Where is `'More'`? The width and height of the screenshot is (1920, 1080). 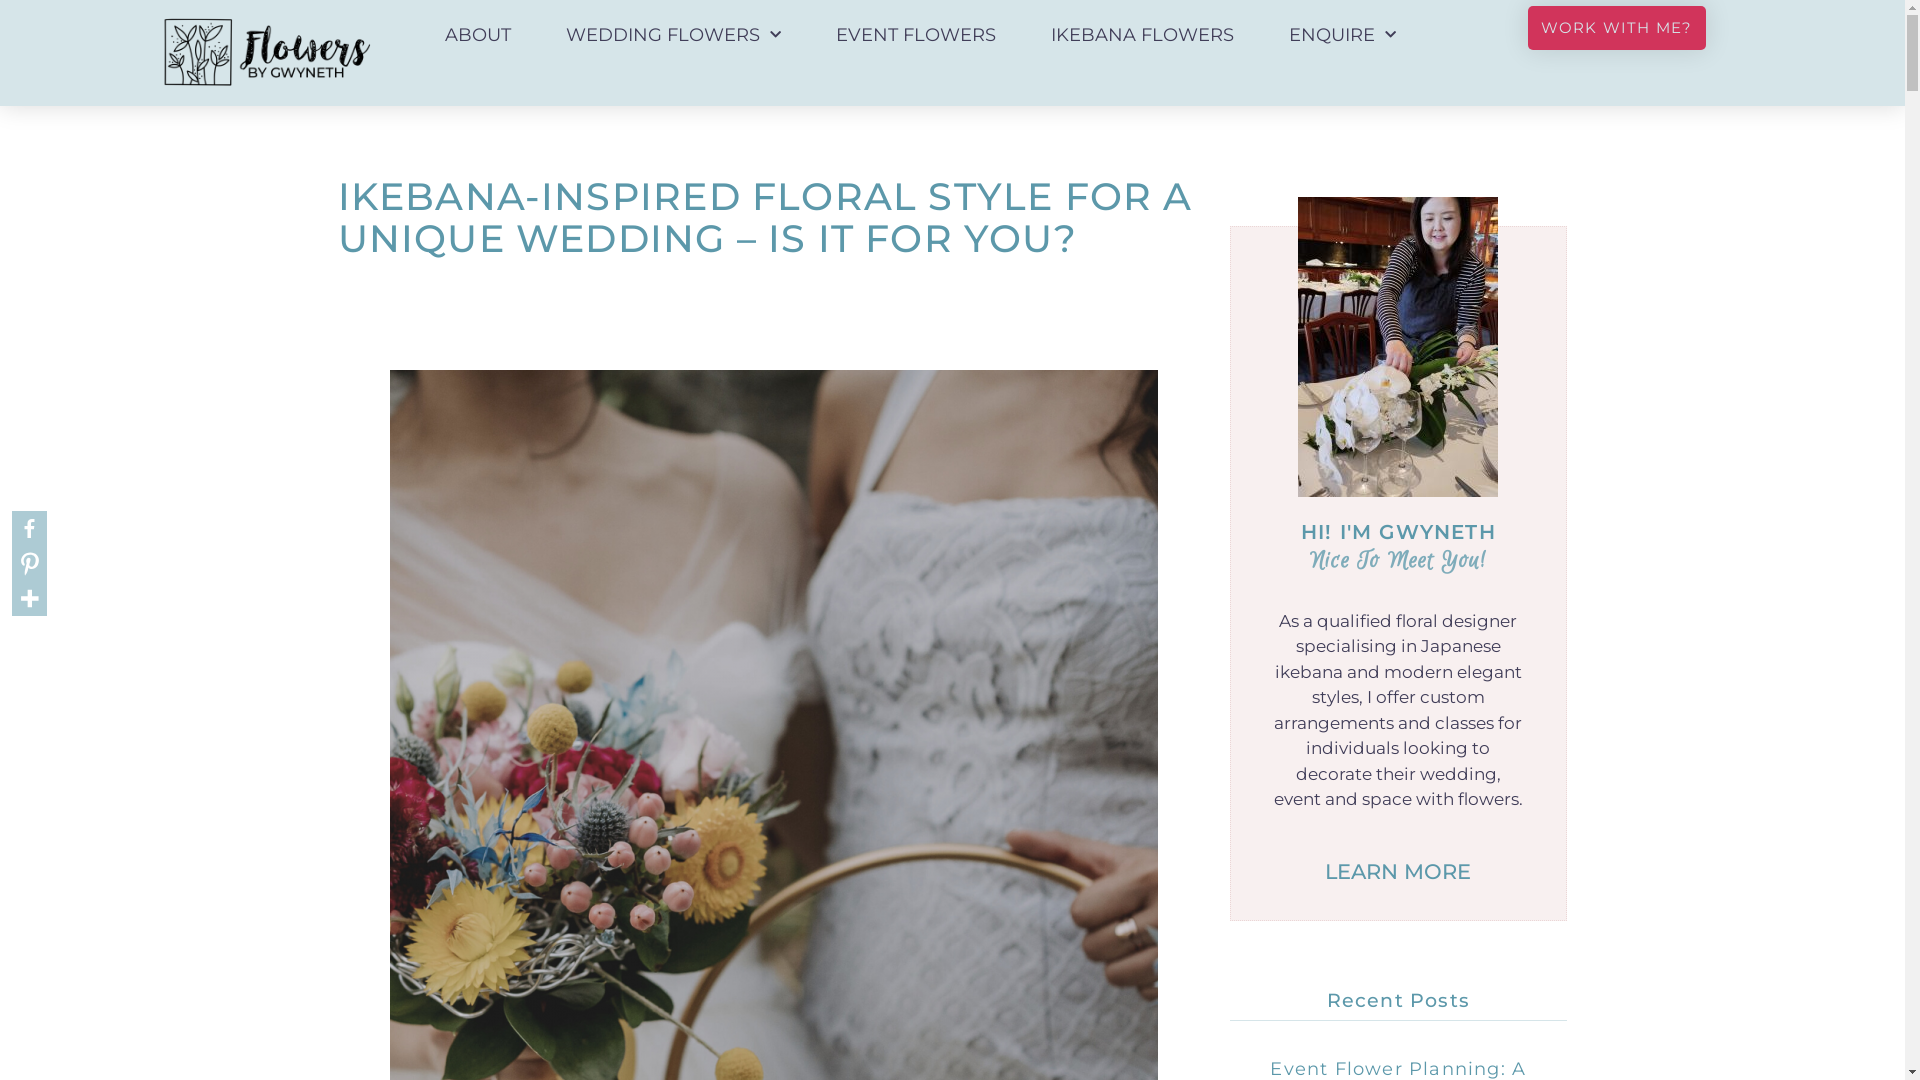 'More' is located at coordinates (29, 597).